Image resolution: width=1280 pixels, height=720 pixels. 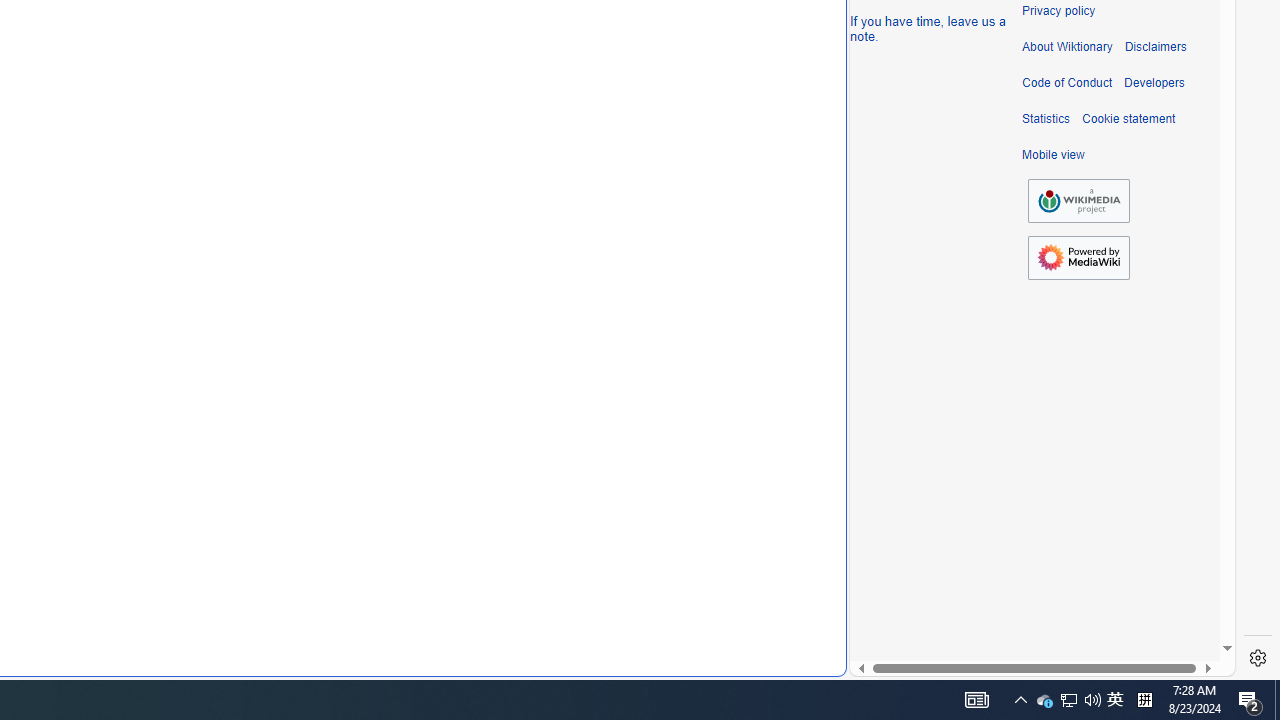 I want to click on 'Code of Conduct', so click(x=1066, y=82).